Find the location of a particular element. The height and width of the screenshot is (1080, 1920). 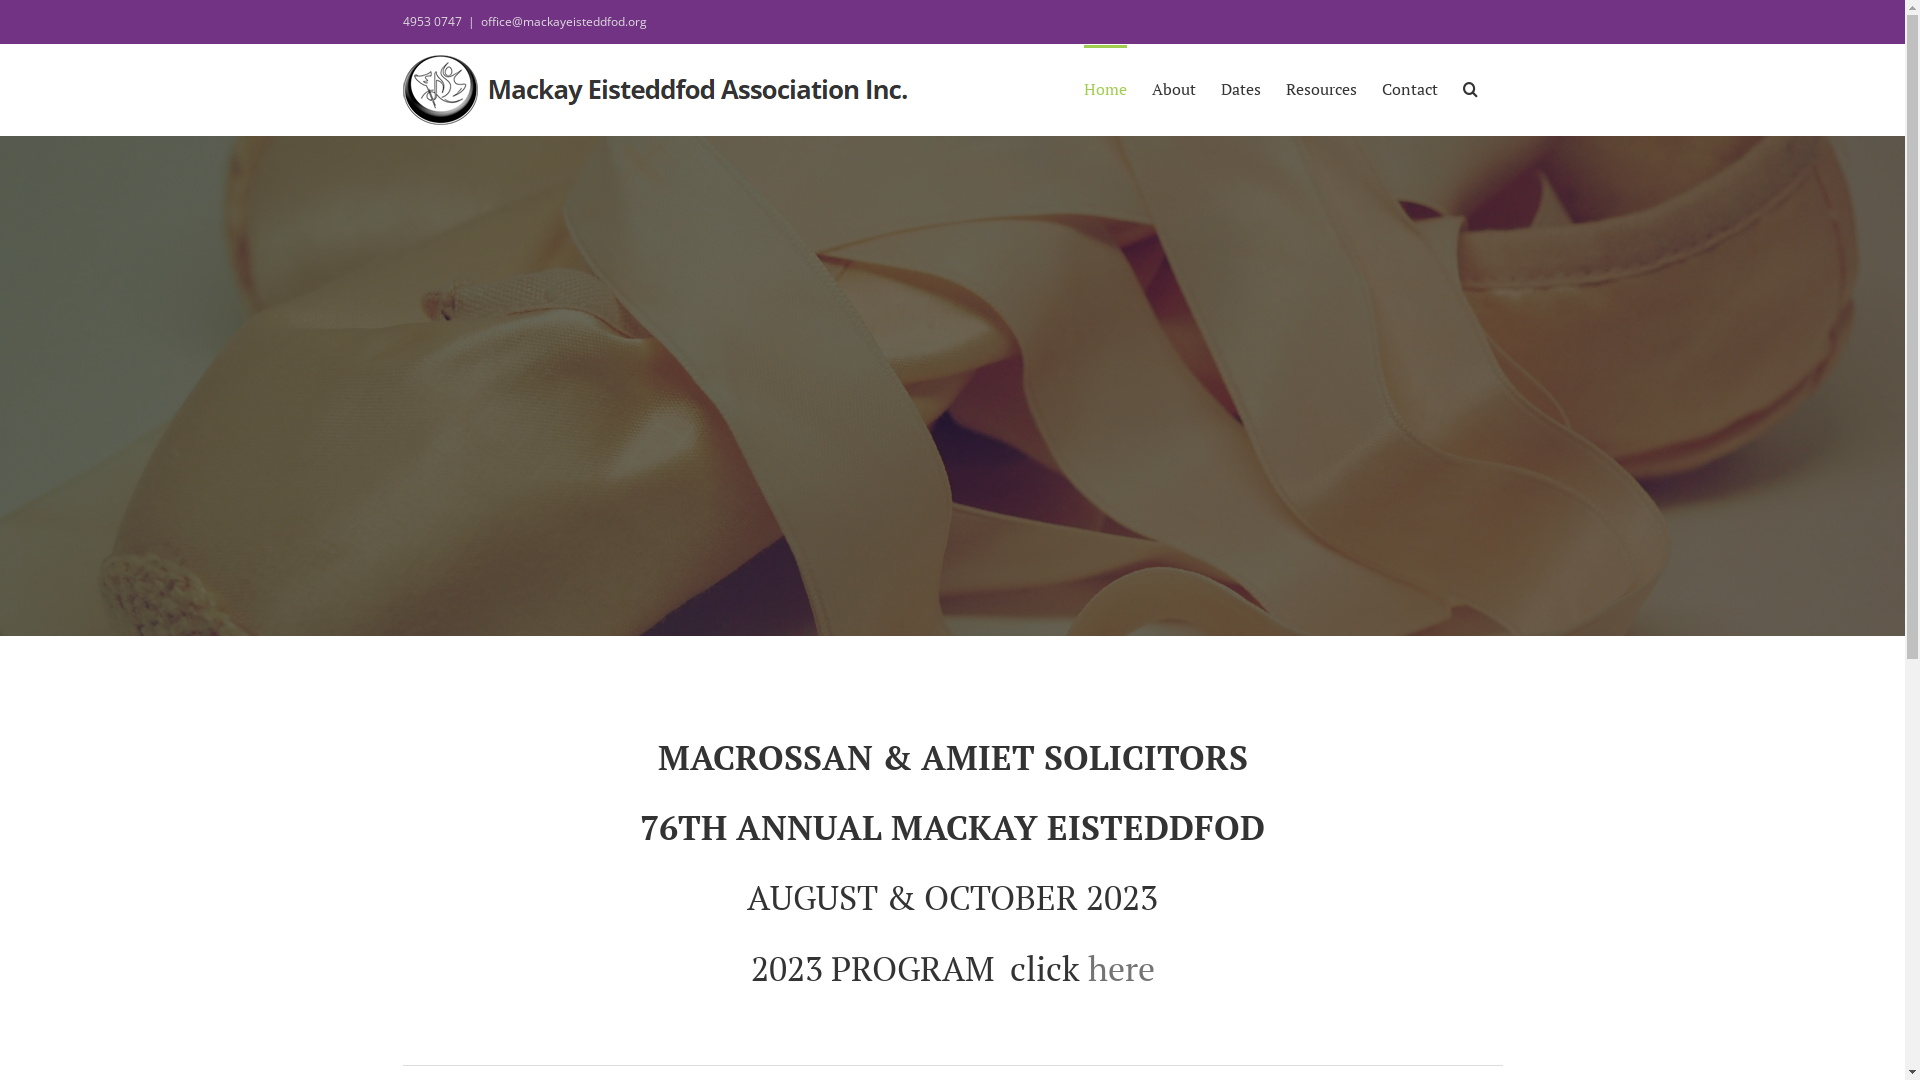

'4953 0747' is located at coordinates (401, 21).